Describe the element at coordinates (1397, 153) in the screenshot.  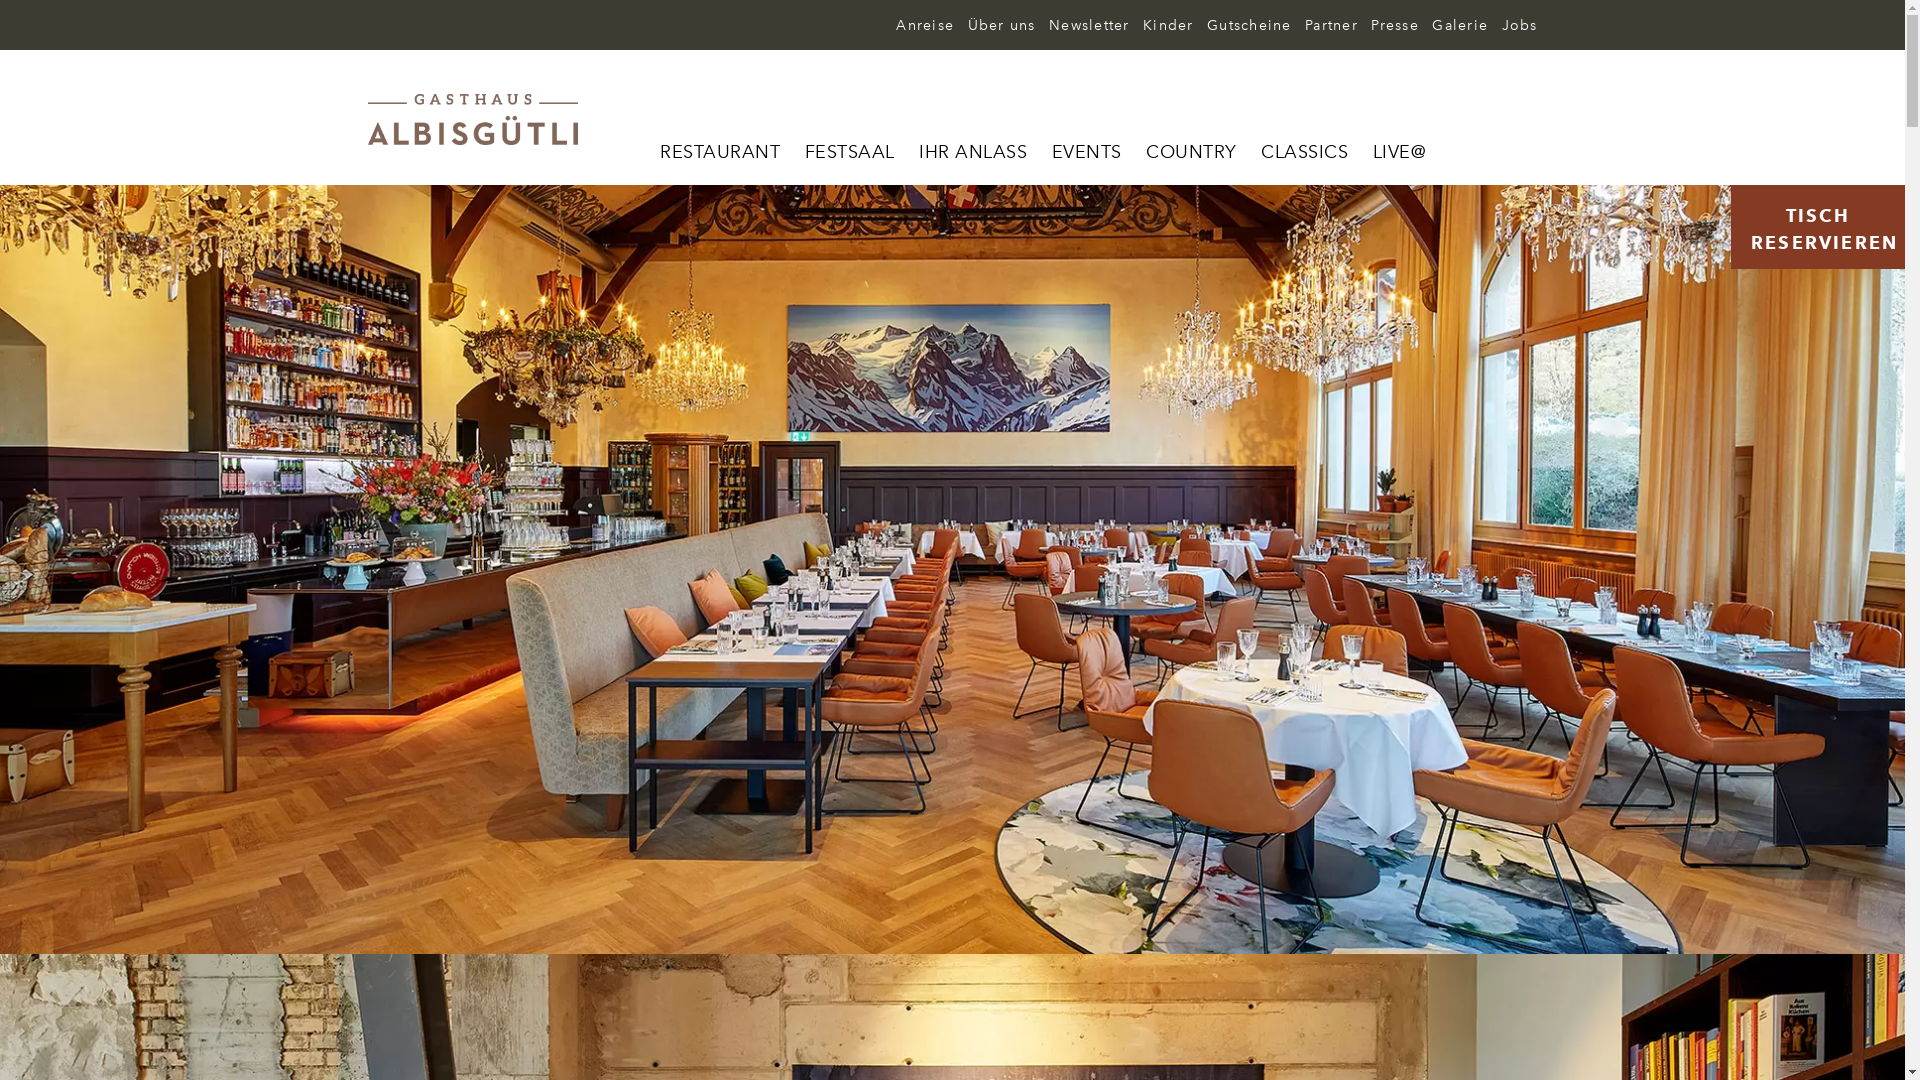
I see `'LIVE@'` at that location.